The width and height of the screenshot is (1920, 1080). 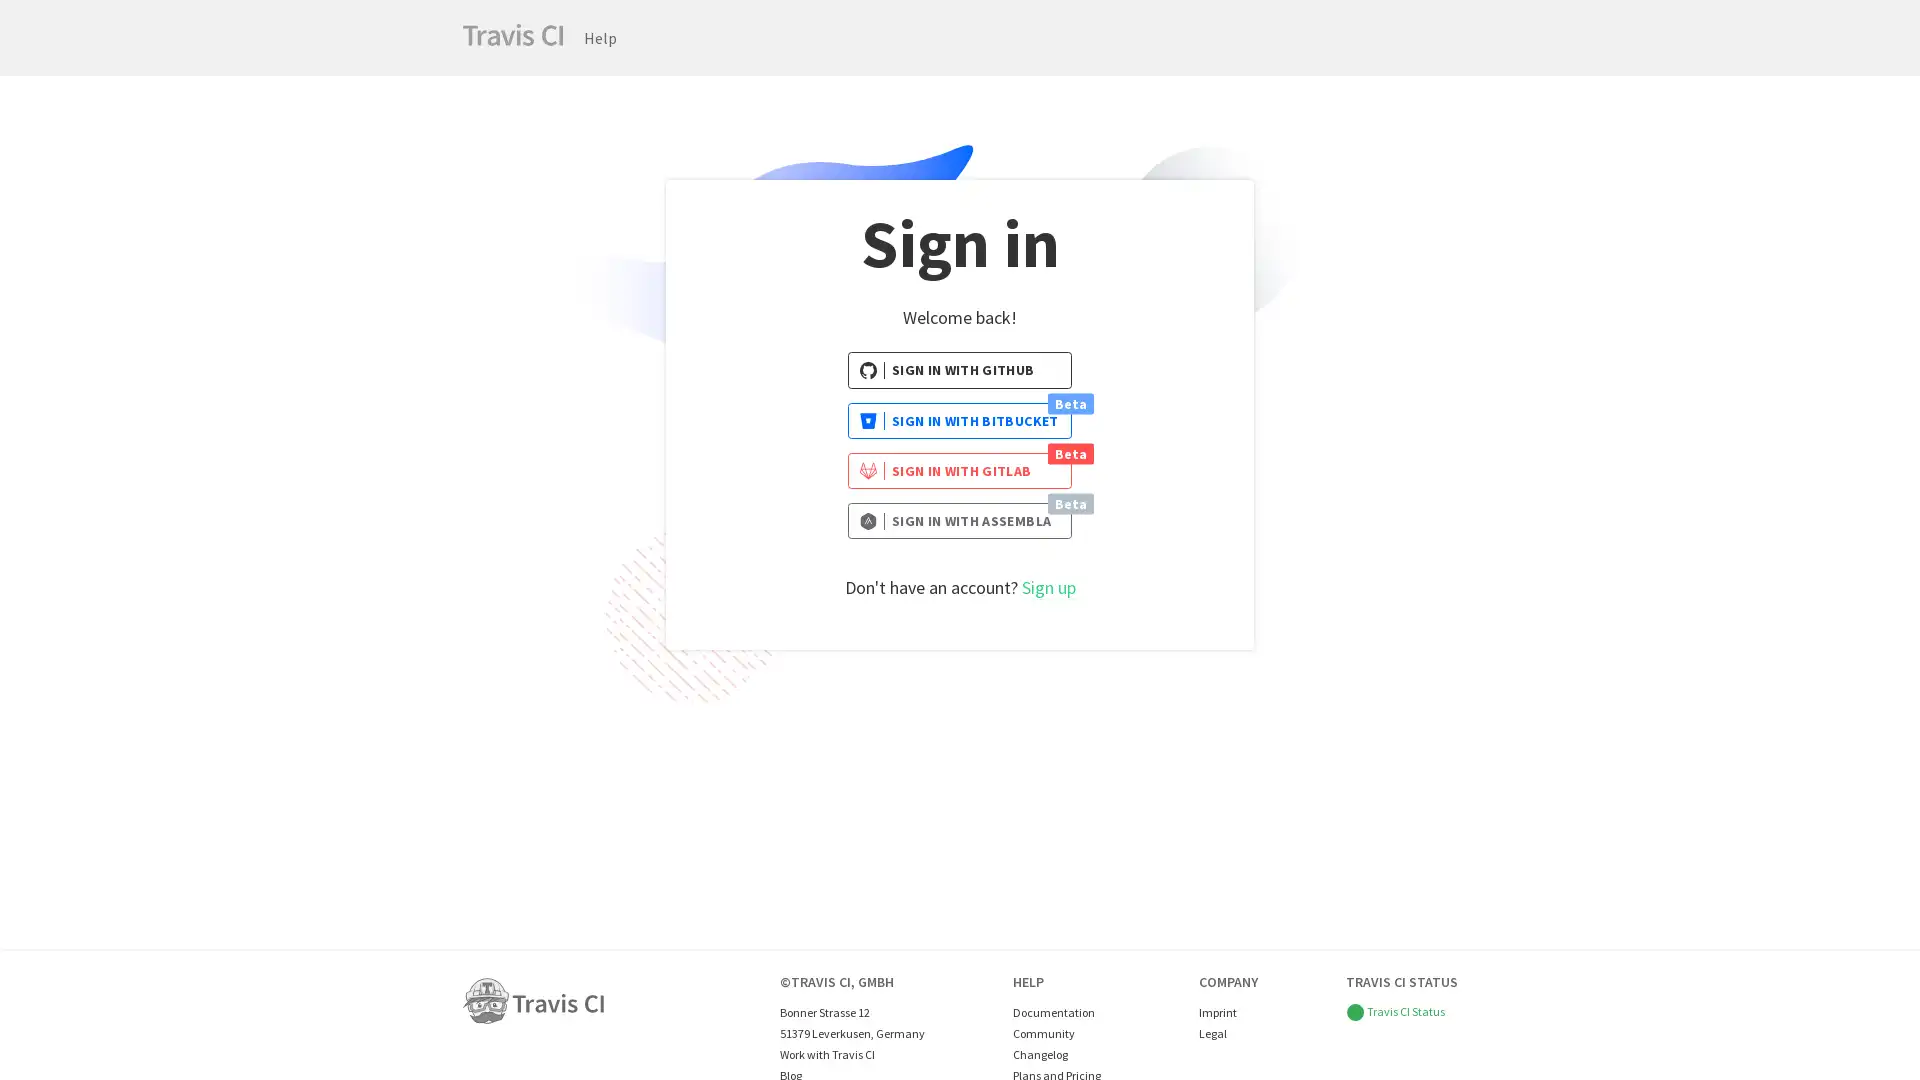 I want to click on SIGN IN WITH GITLAB Beta, so click(x=960, y=470).